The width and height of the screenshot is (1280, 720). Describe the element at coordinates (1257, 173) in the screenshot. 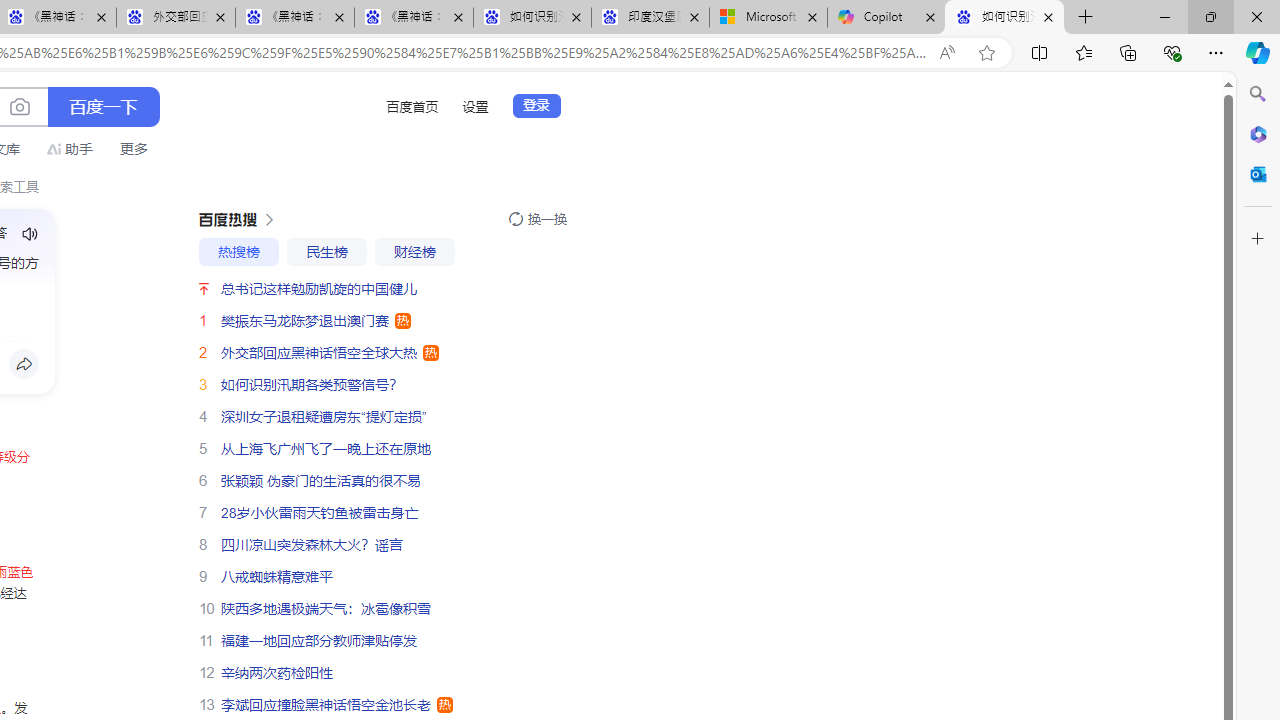

I see `'Outlook'` at that location.